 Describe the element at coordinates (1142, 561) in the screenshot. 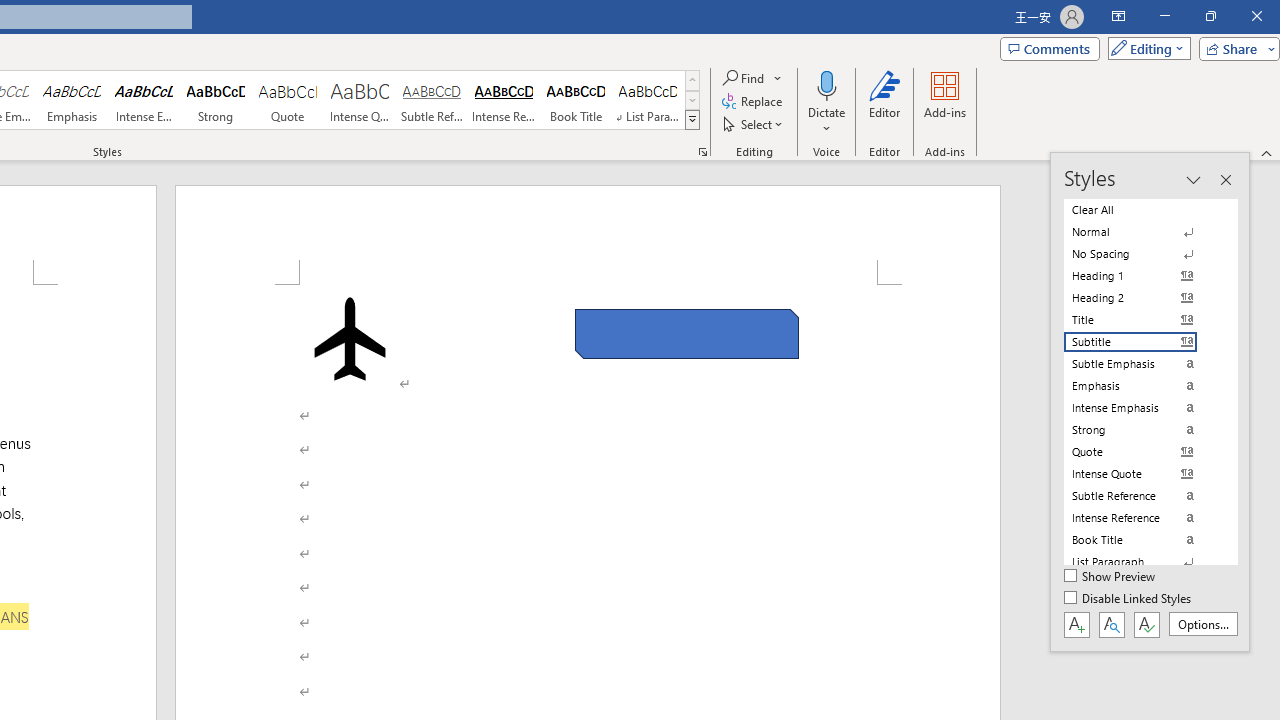

I see `'List Paragraph'` at that location.